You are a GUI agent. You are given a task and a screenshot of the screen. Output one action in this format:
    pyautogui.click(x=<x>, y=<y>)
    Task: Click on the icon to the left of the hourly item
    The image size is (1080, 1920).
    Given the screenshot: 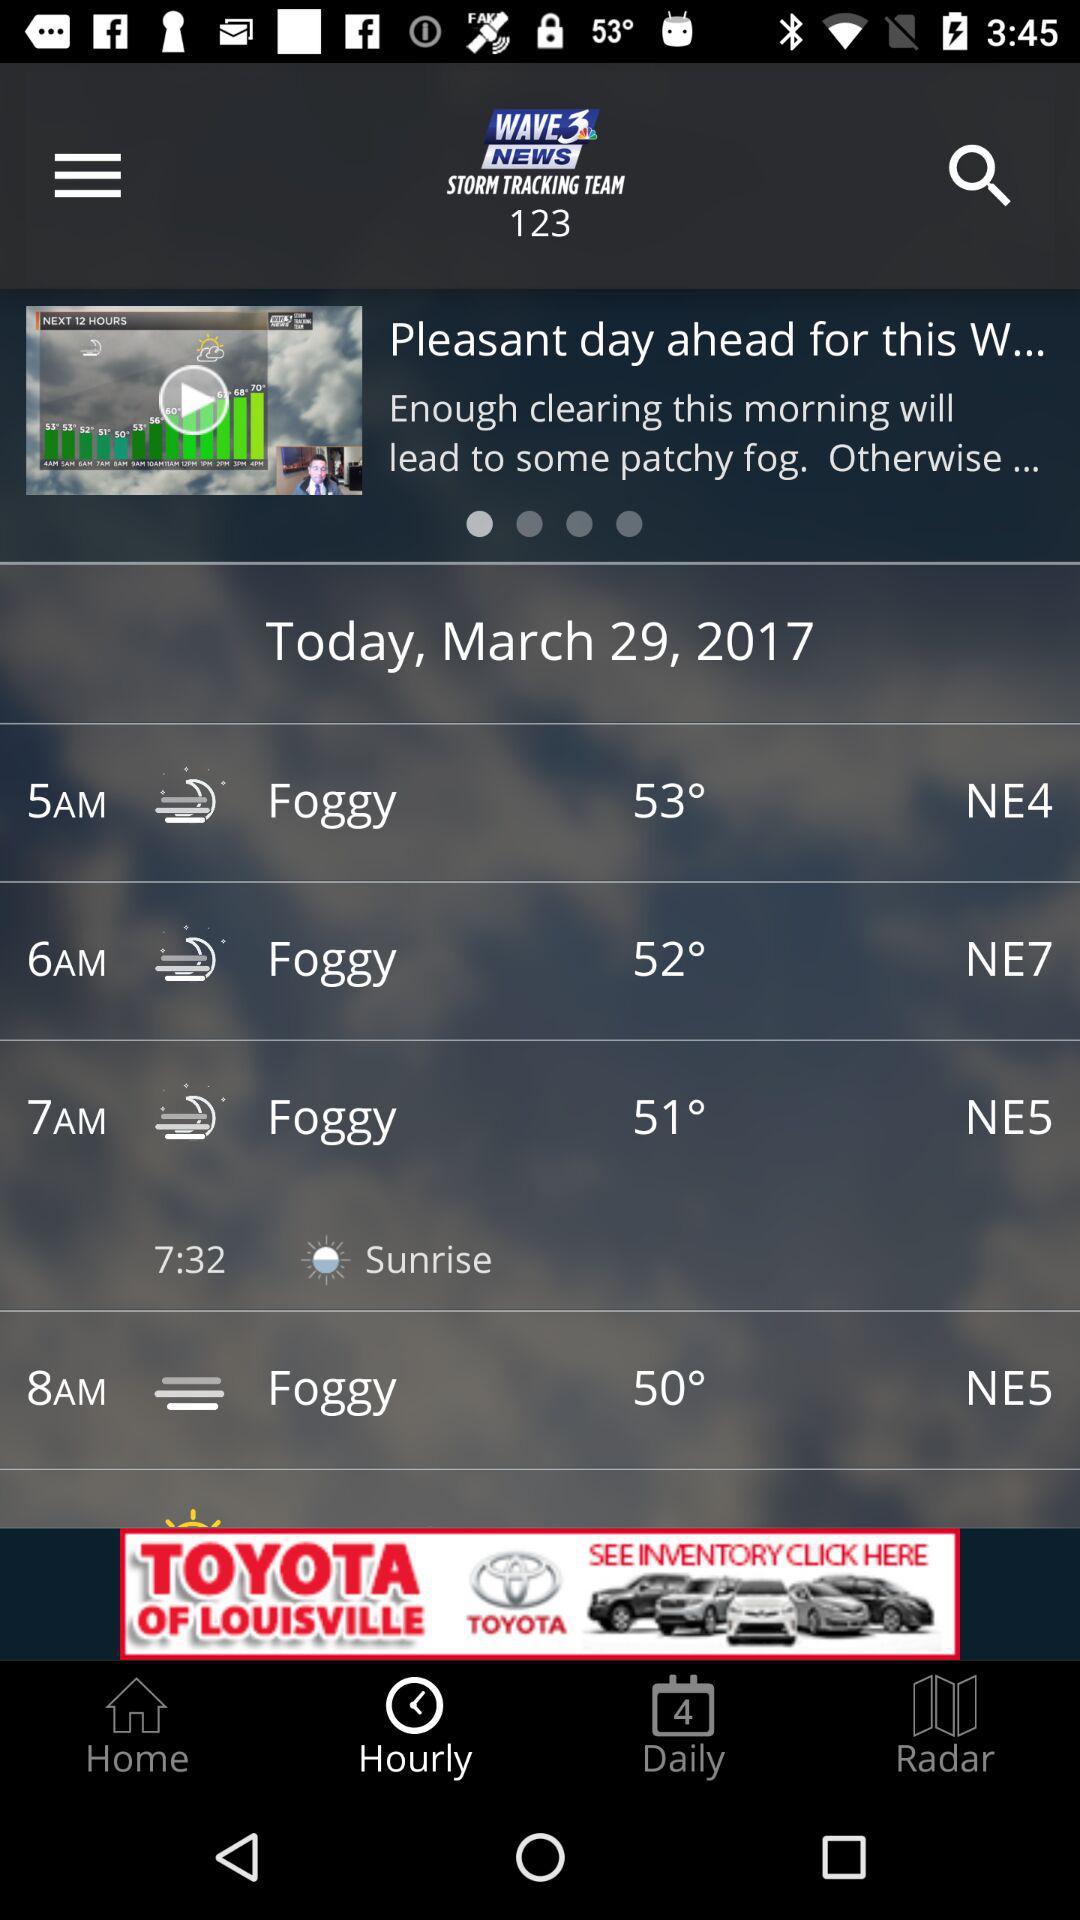 What is the action you would take?
    pyautogui.click(x=135, y=1726)
    